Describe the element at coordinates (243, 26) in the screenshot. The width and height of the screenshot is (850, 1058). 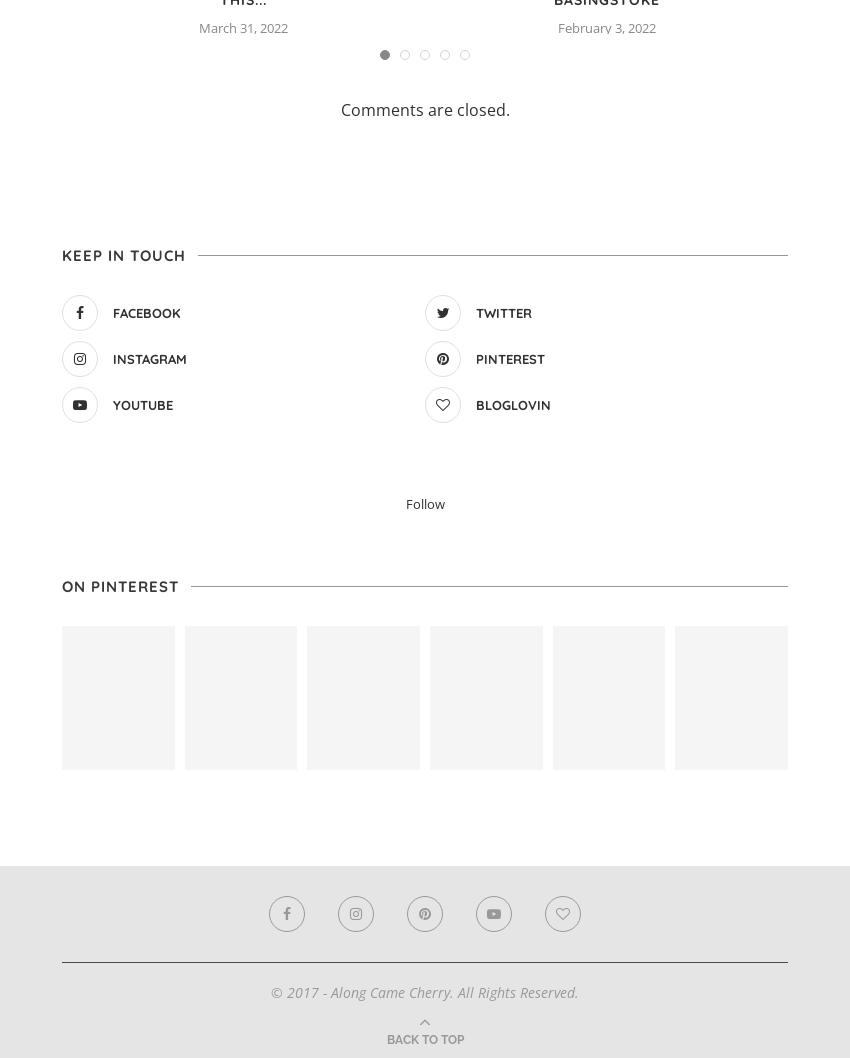
I see `'March 31, 2022'` at that location.